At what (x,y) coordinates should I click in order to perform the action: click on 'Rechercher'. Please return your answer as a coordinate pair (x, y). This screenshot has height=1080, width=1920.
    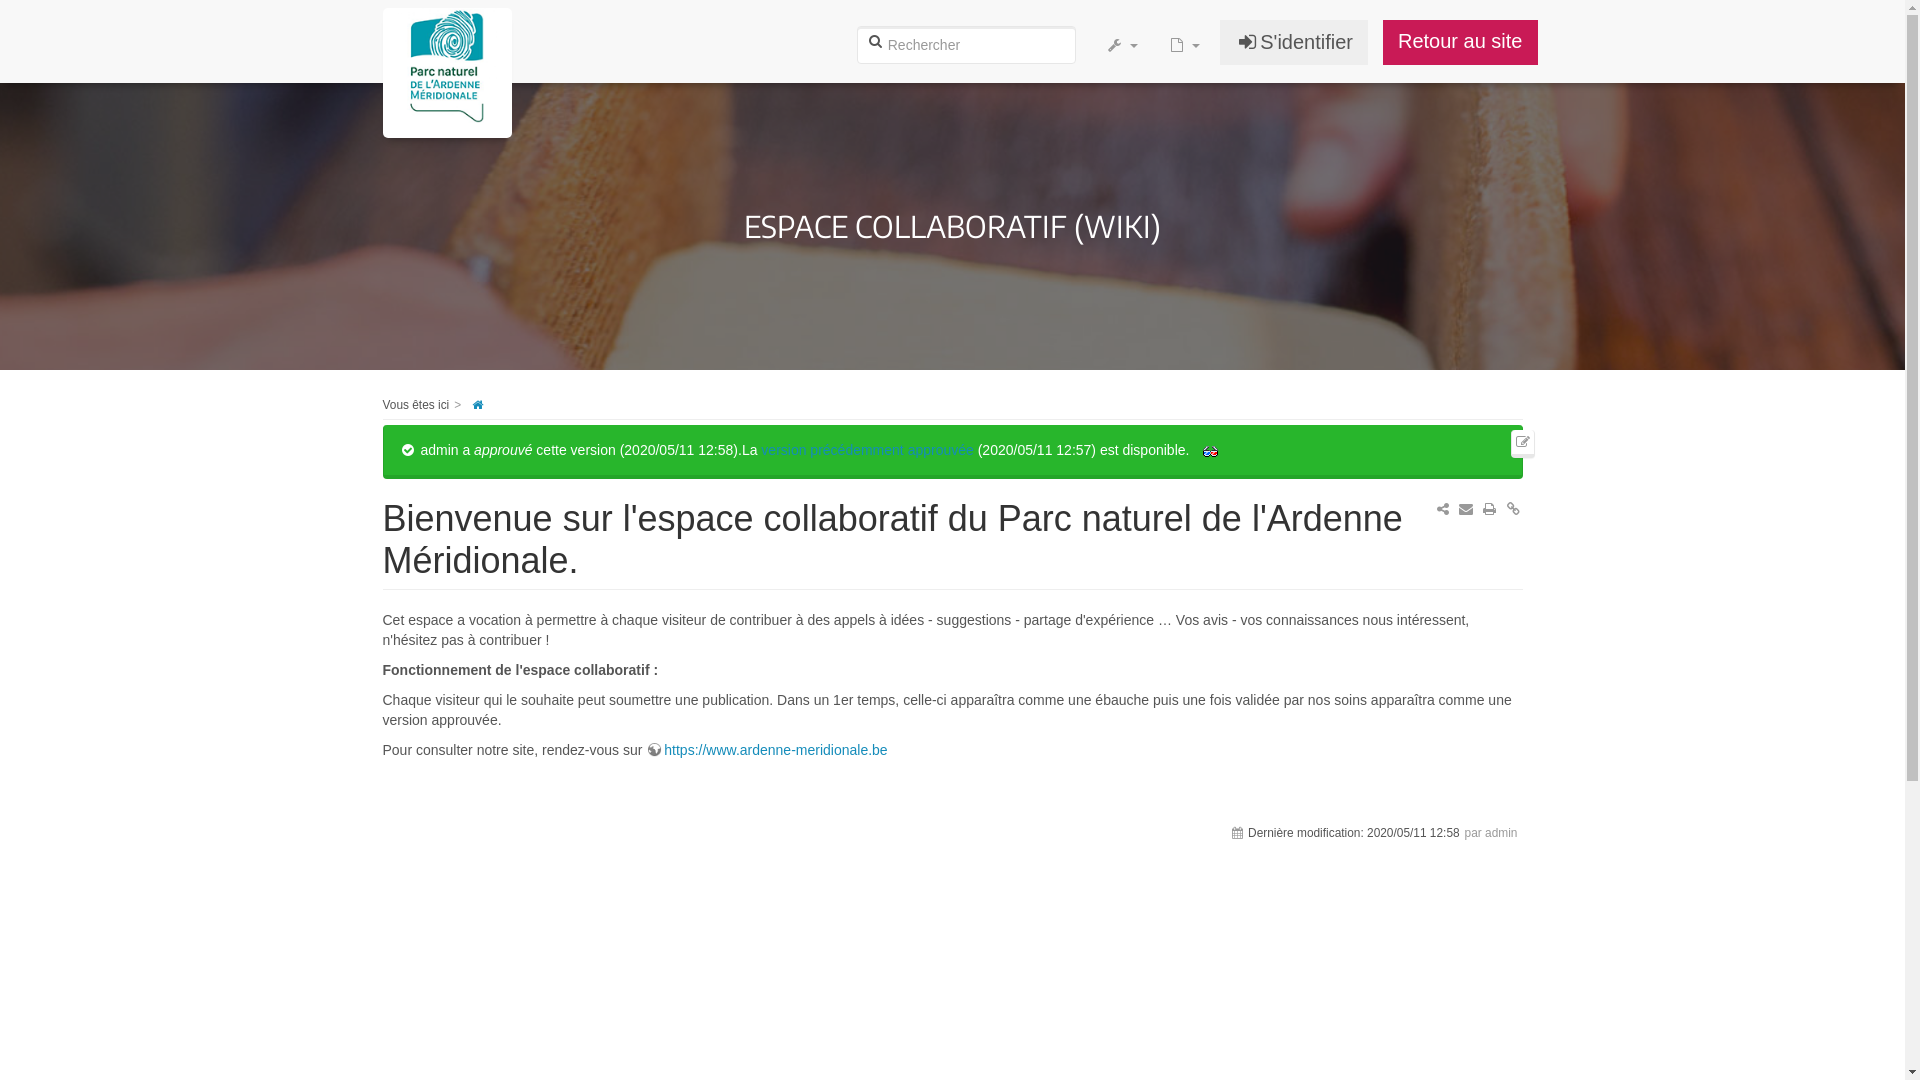
    Looking at the image, I should click on (862, 41).